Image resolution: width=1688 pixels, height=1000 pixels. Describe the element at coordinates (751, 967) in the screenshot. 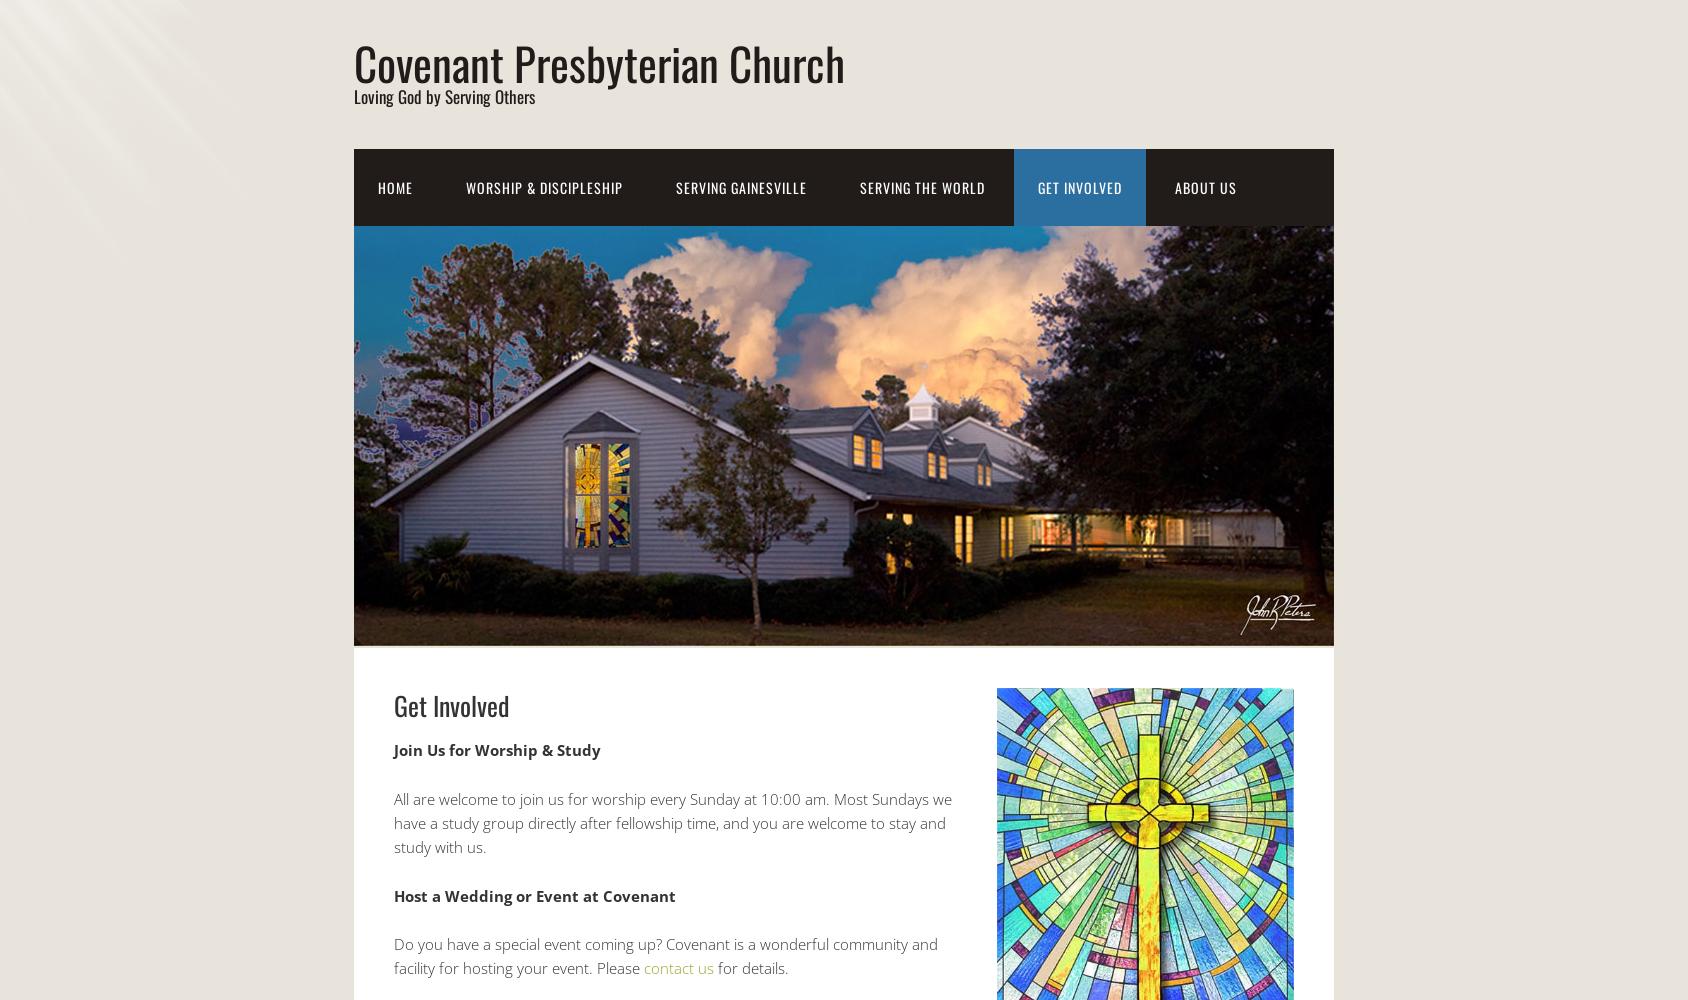

I see `'for details.'` at that location.